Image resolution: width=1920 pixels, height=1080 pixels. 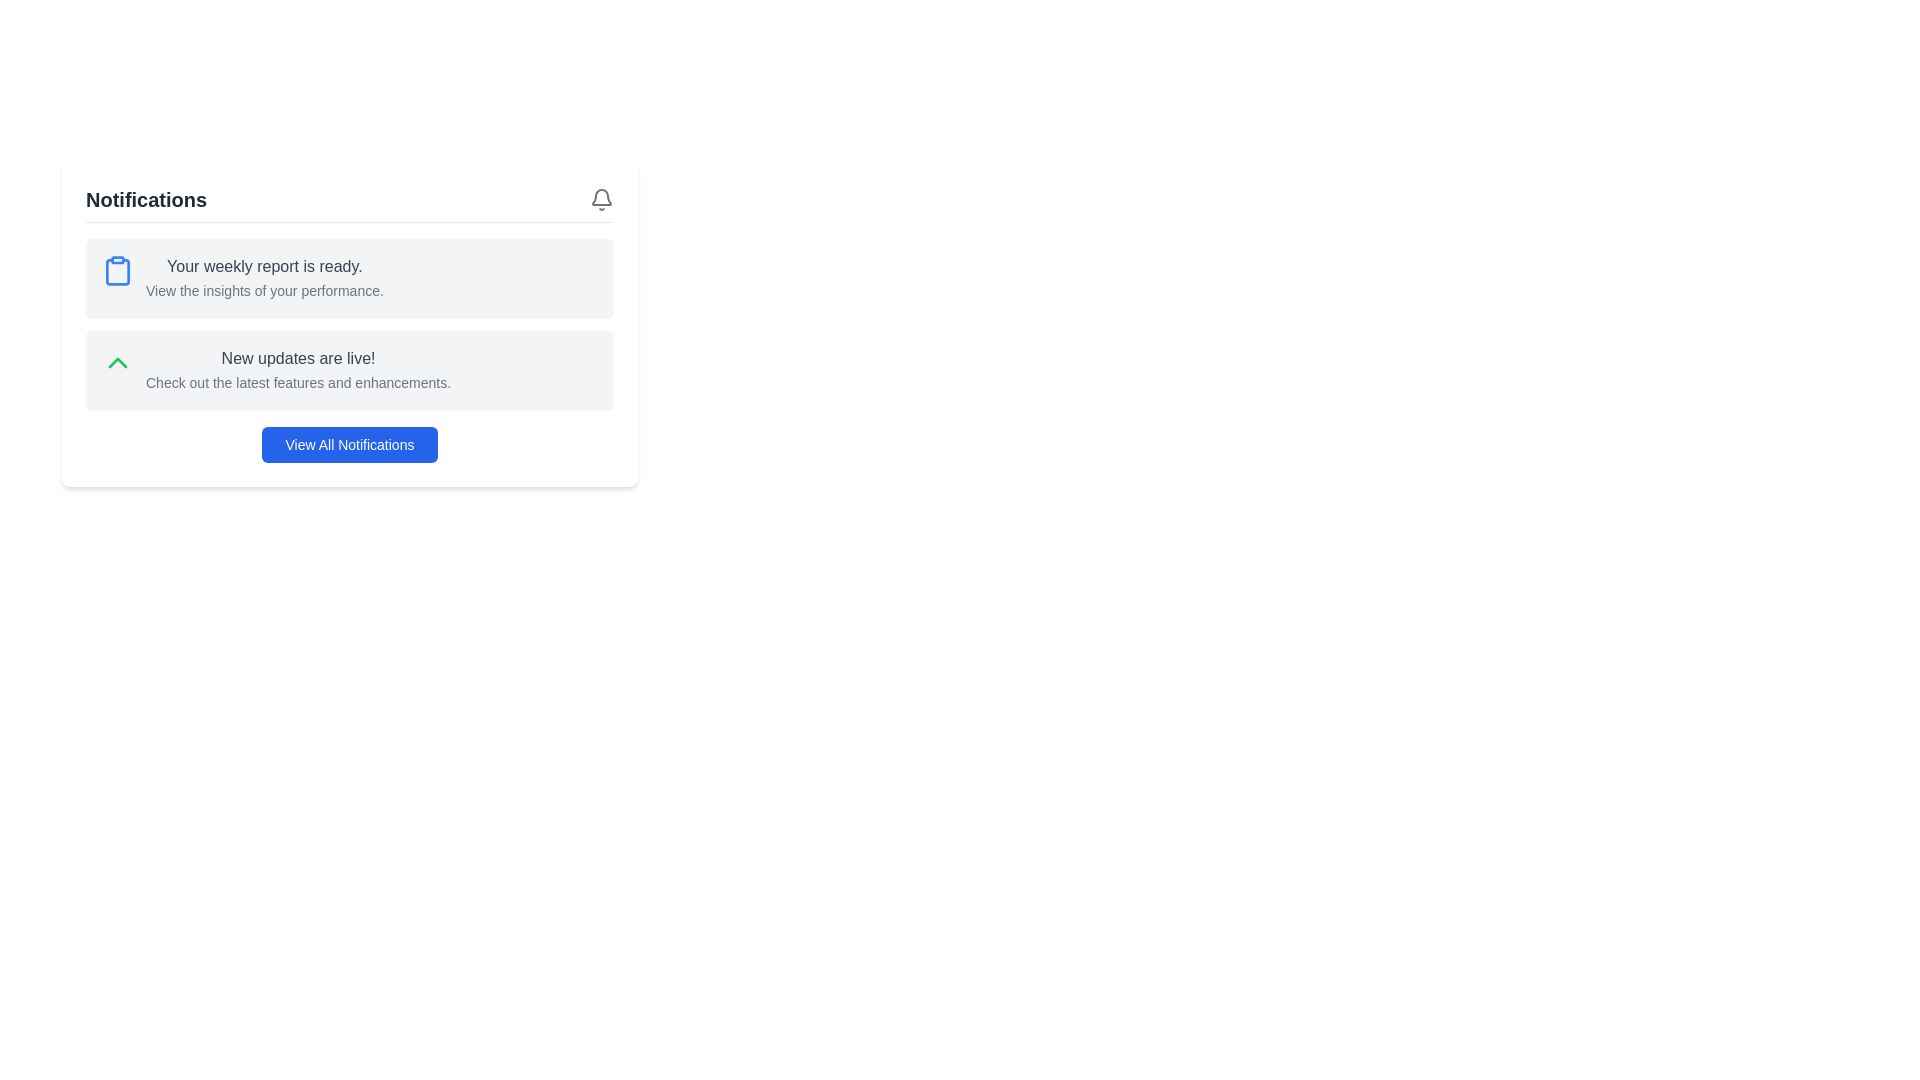 What do you see at coordinates (145, 200) in the screenshot?
I see `notification section title displayed as 'Notifications' in bold, large black text at the top-left of the header bar` at bounding box center [145, 200].